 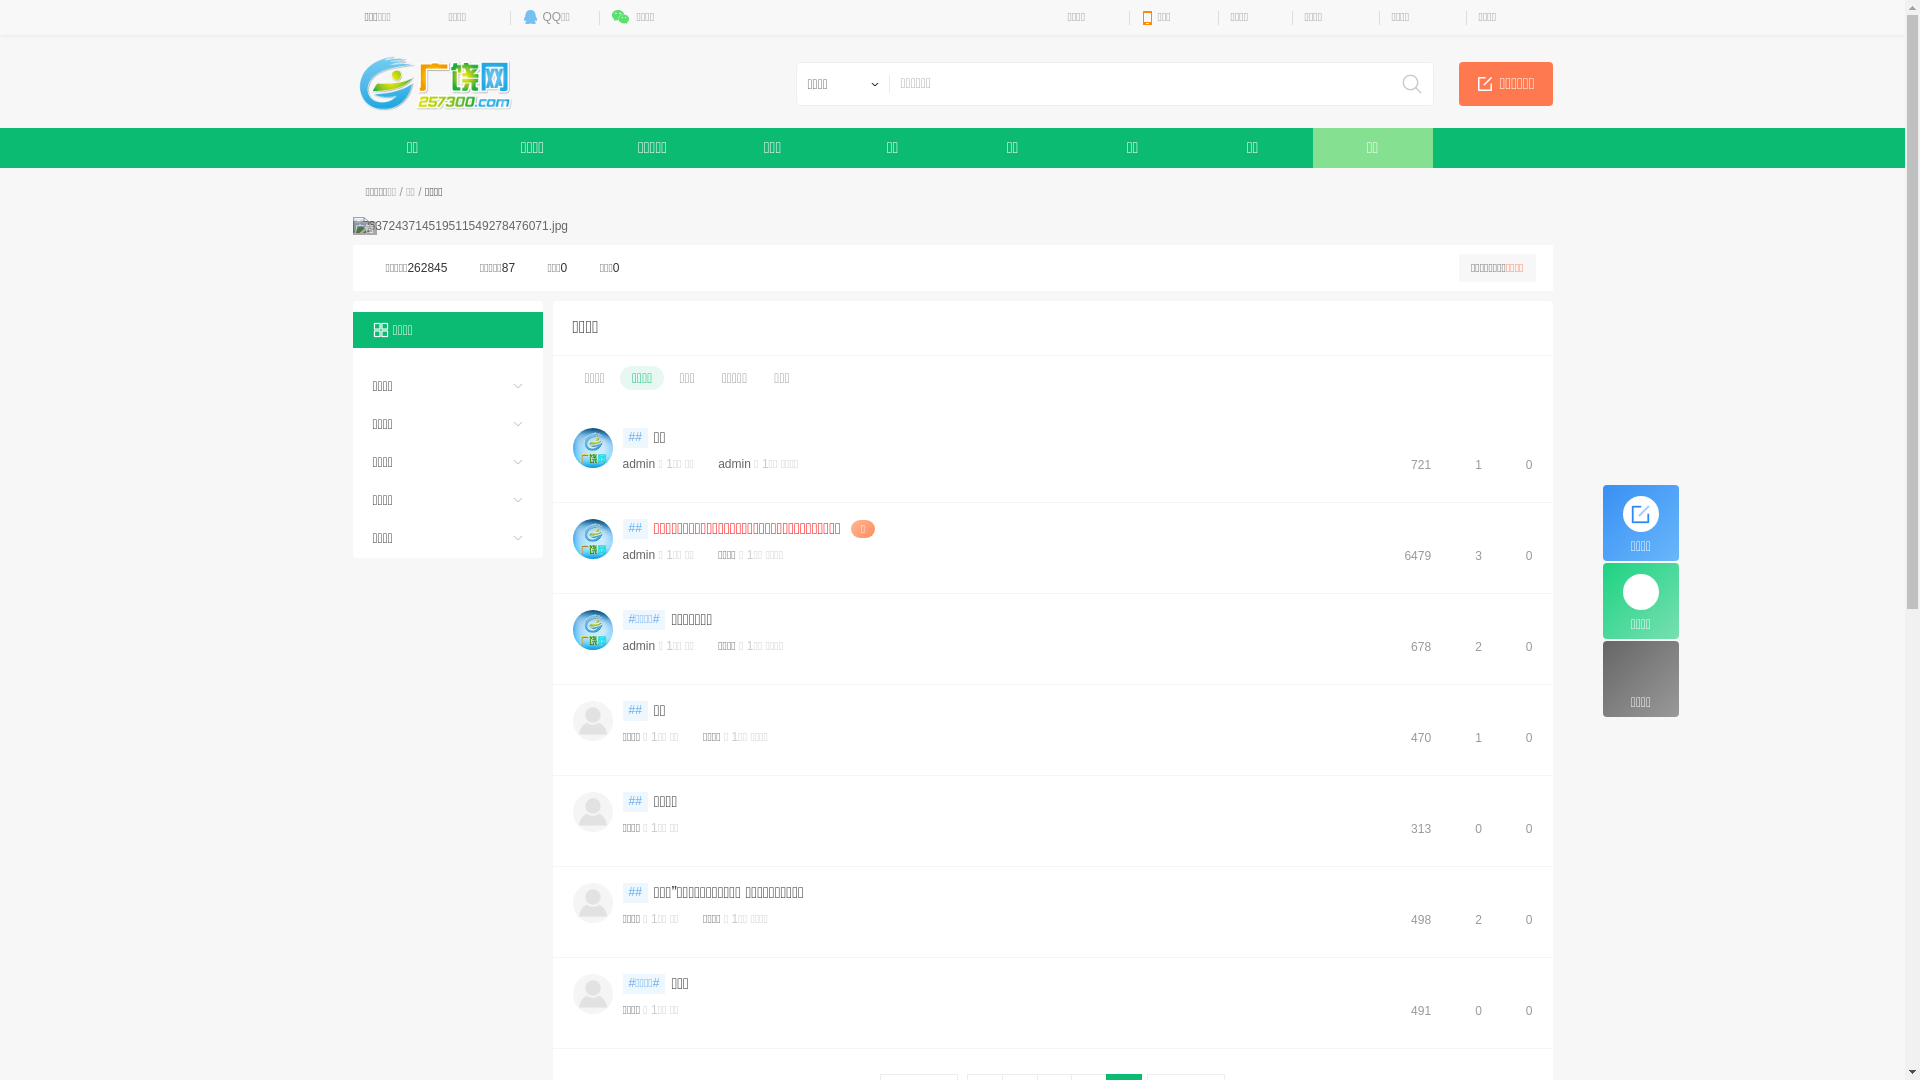 I want to click on '2', so click(x=1468, y=920).